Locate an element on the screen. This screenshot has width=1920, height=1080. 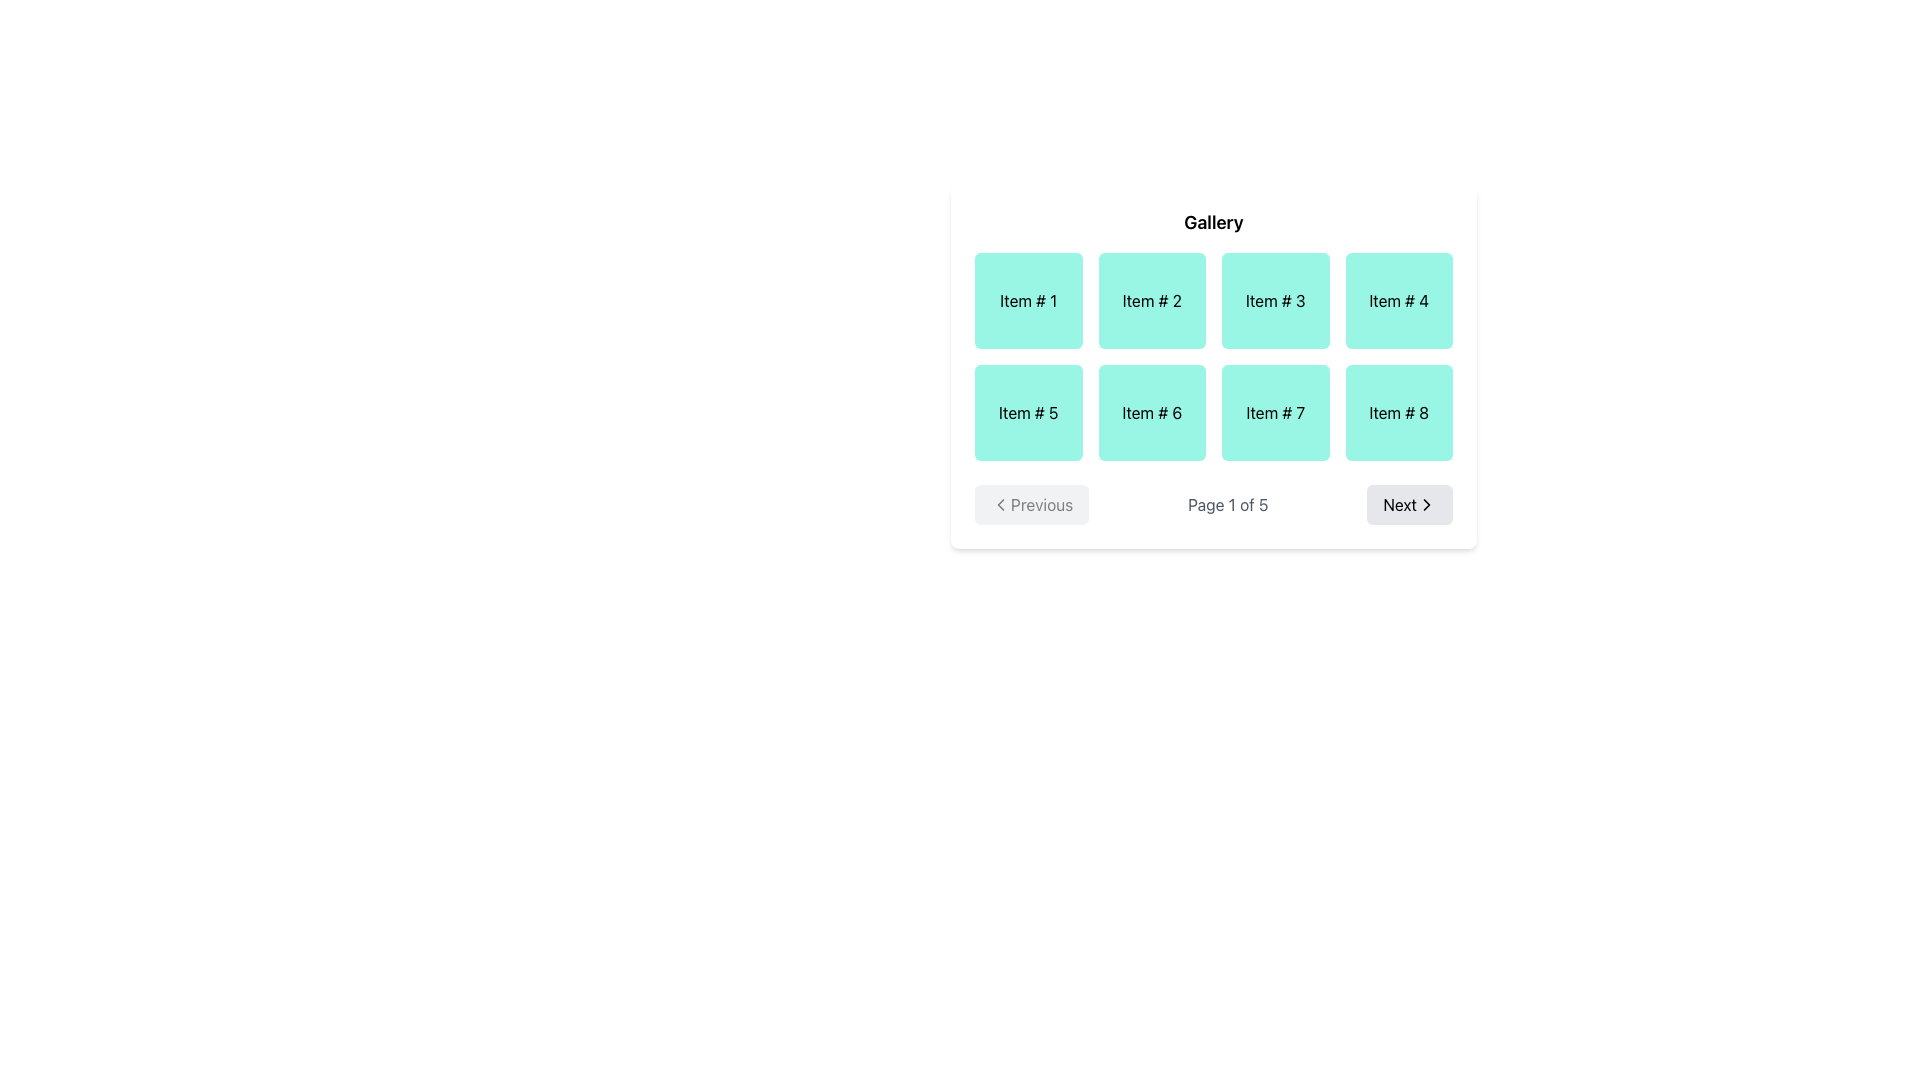
the button labeled 'Item # 3', which is a teal rectangular button with rounded corners in the first row of a grid layout is located at coordinates (1274, 300).